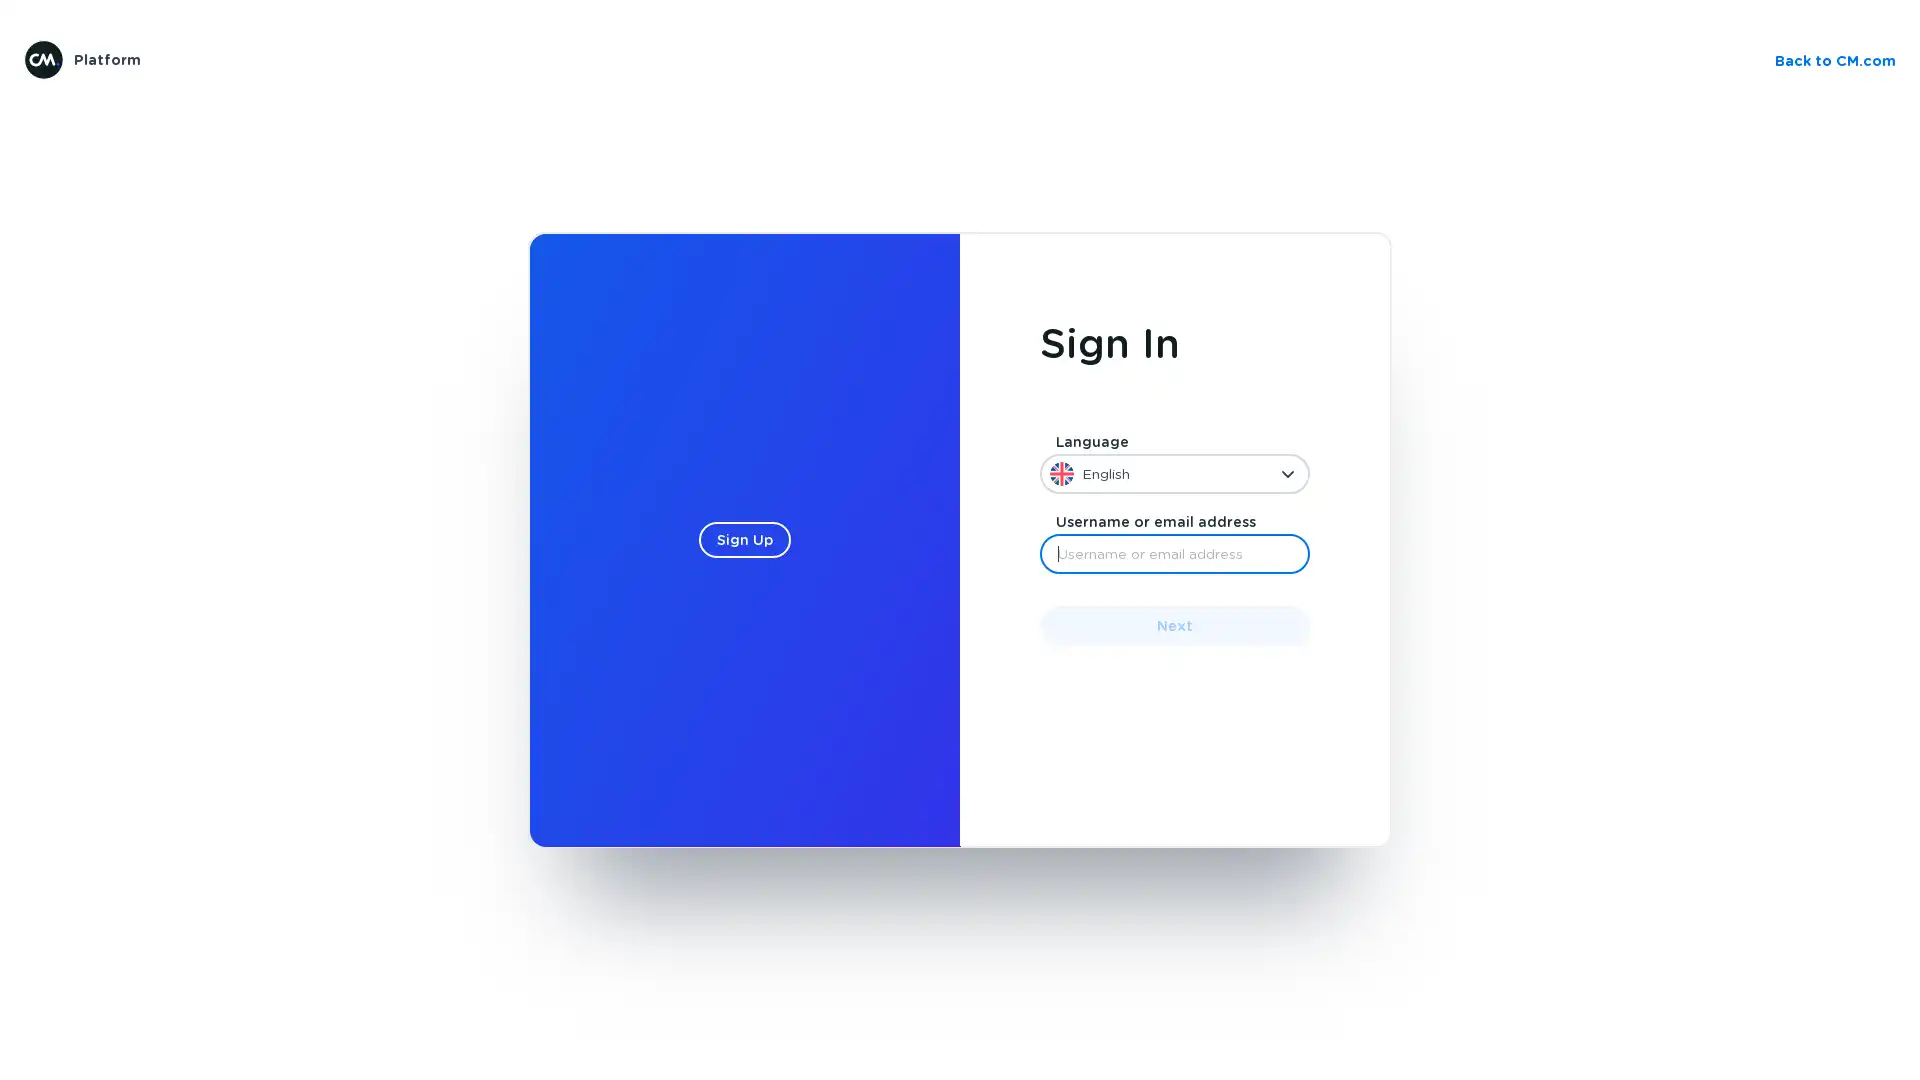 The width and height of the screenshot is (1920, 1080). Describe the element at coordinates (1175, 624) in the screenshot. I see `Next` at that location.